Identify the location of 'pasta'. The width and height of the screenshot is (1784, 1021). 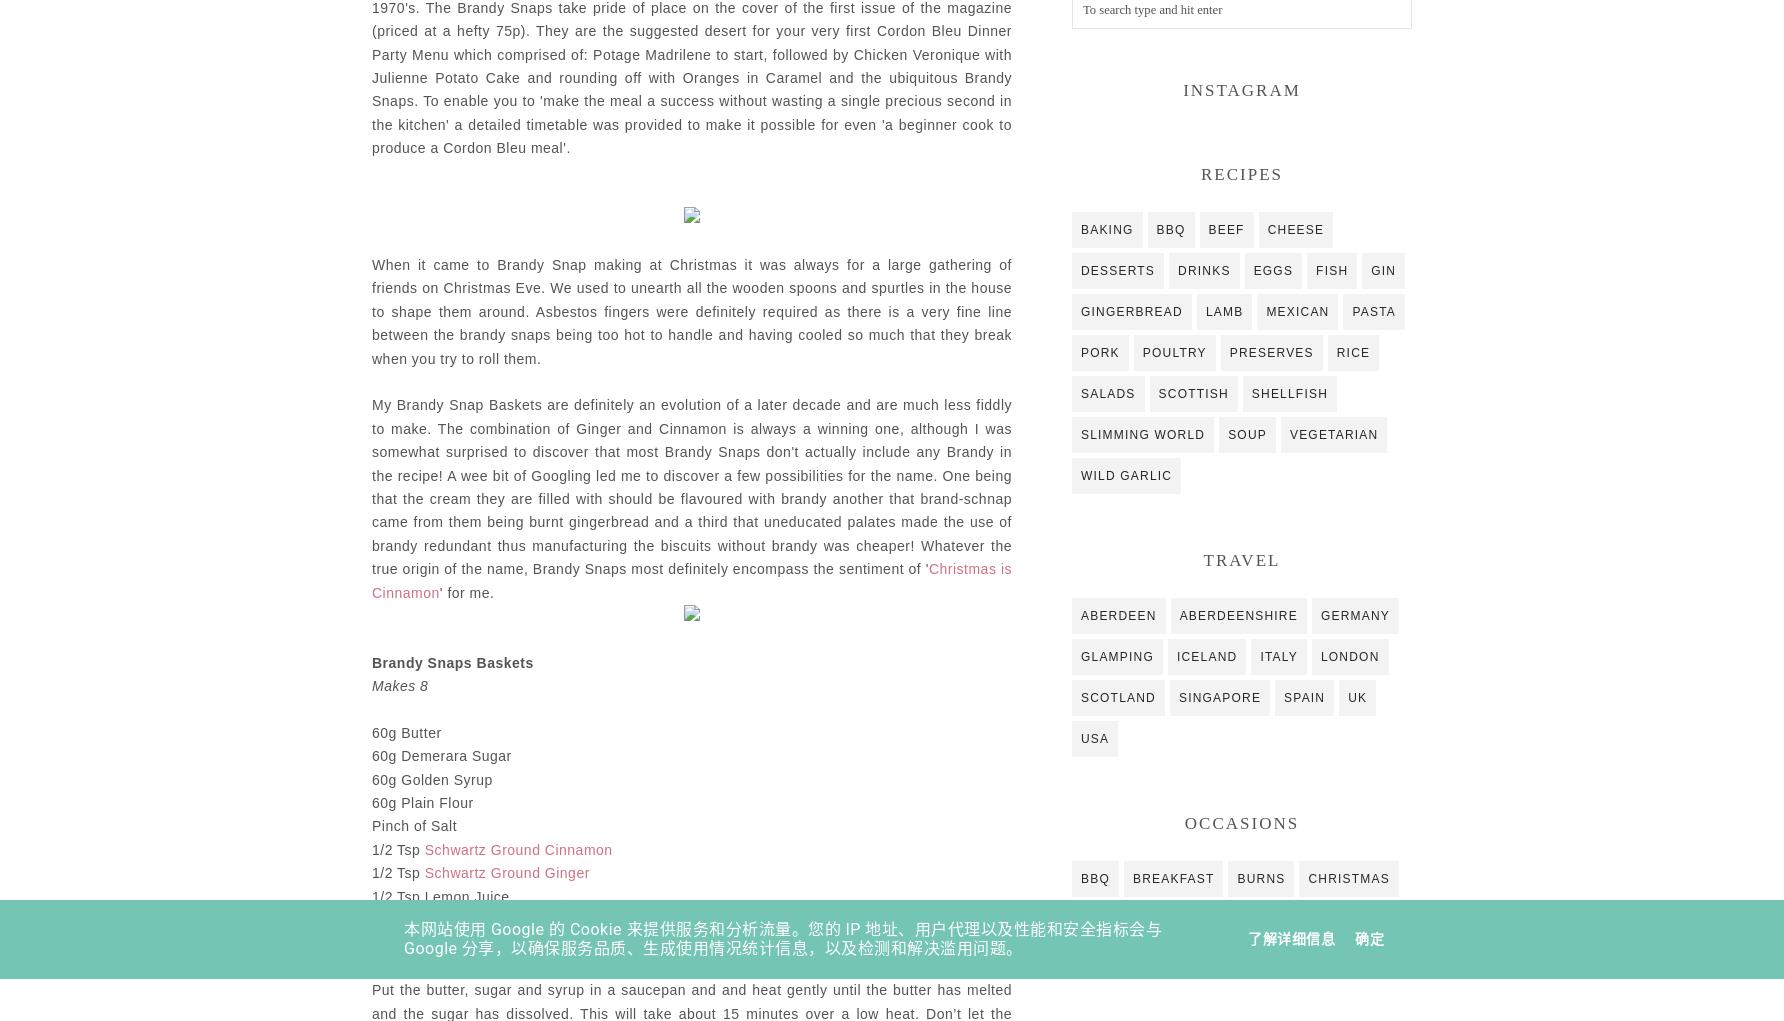
(1351, 310).